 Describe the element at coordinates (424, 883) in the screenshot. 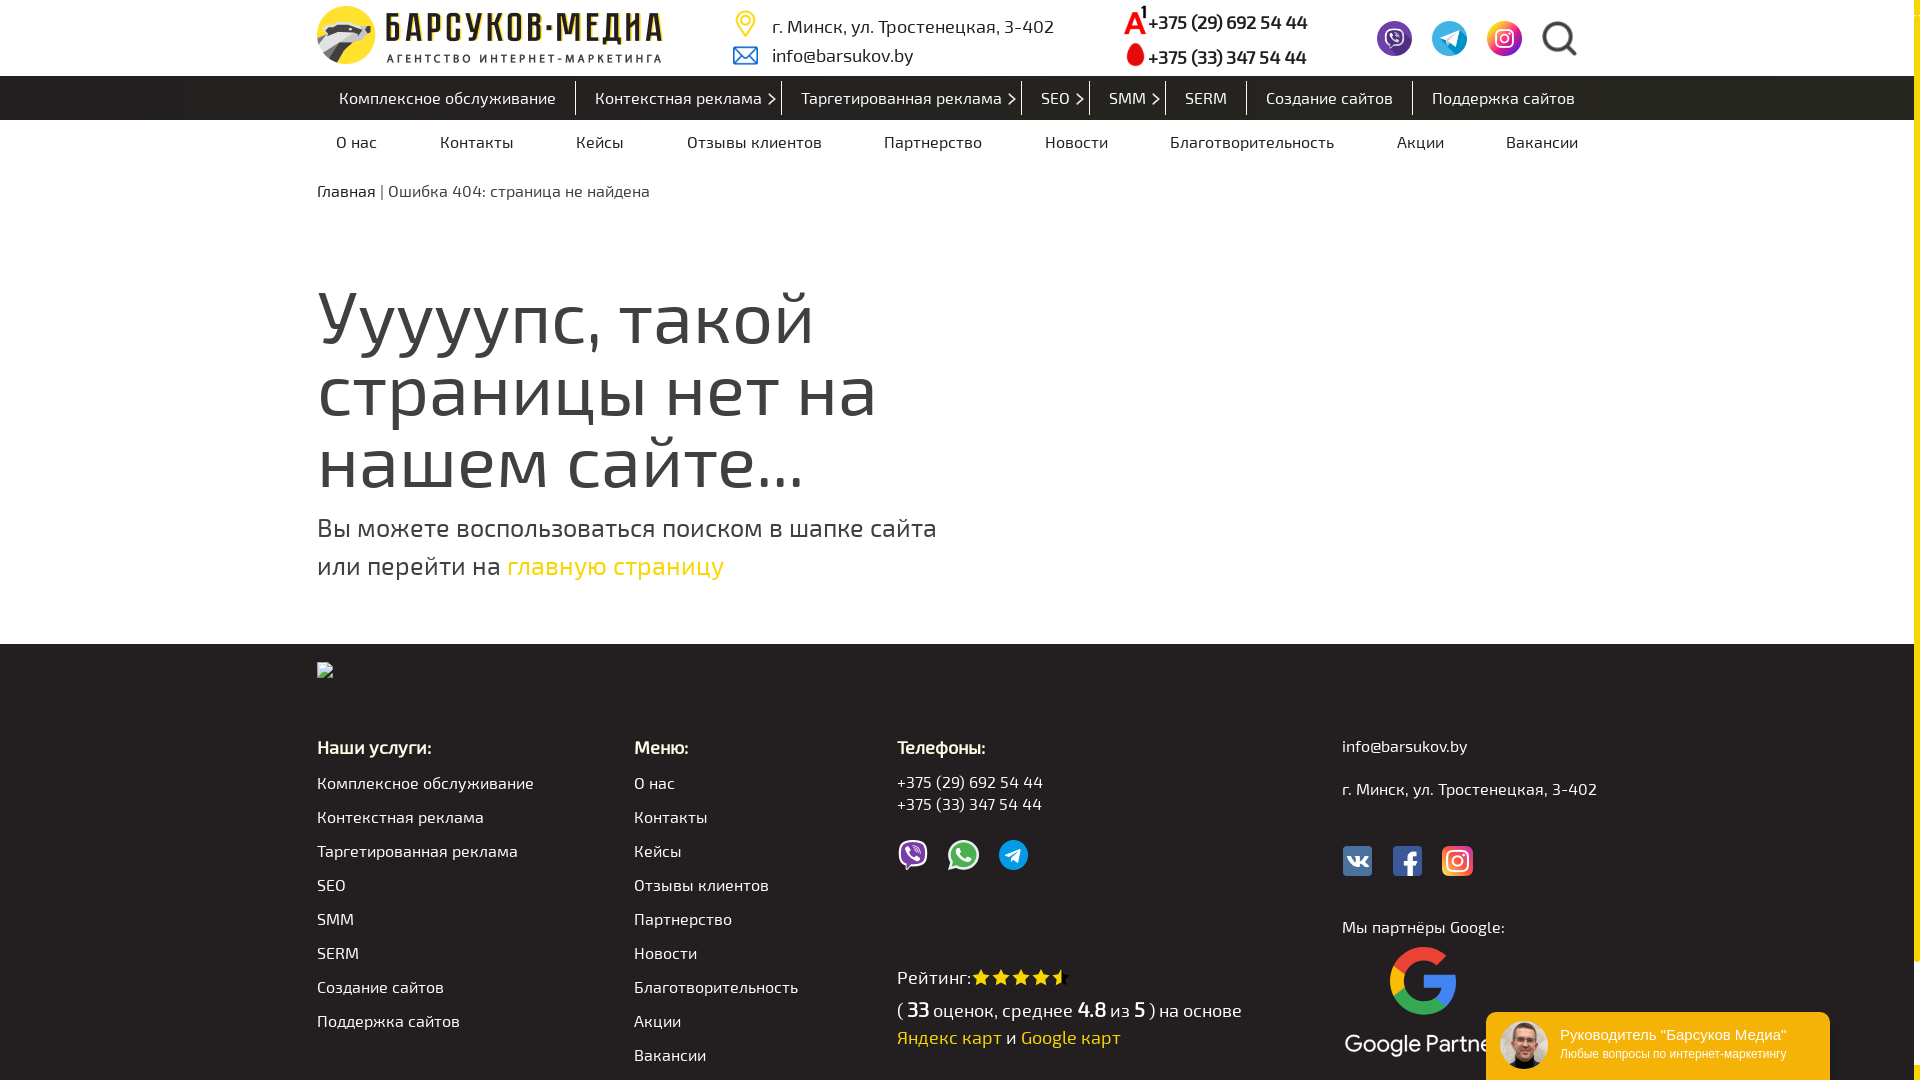

I see `'SEO'` at that location.